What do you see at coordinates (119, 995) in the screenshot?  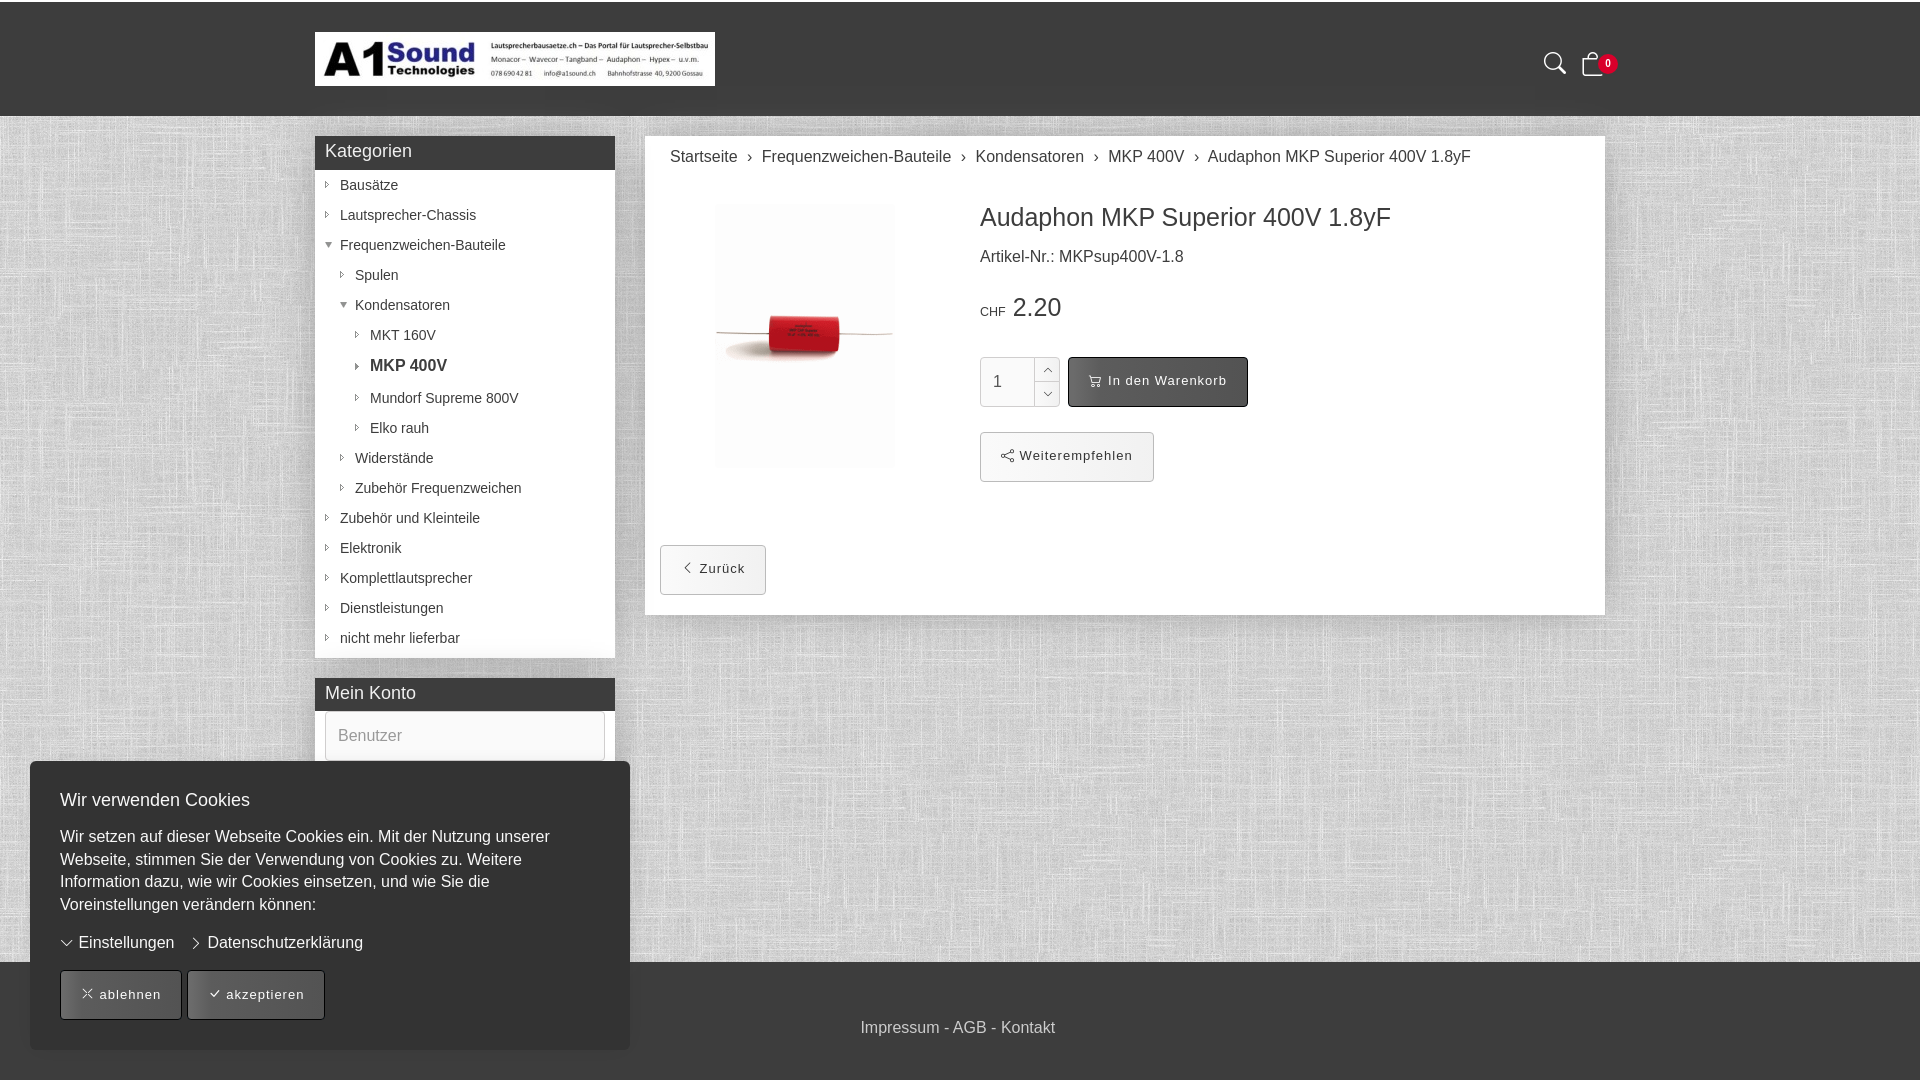 I see `'ablehnen'` at bounding box center [119, 995].